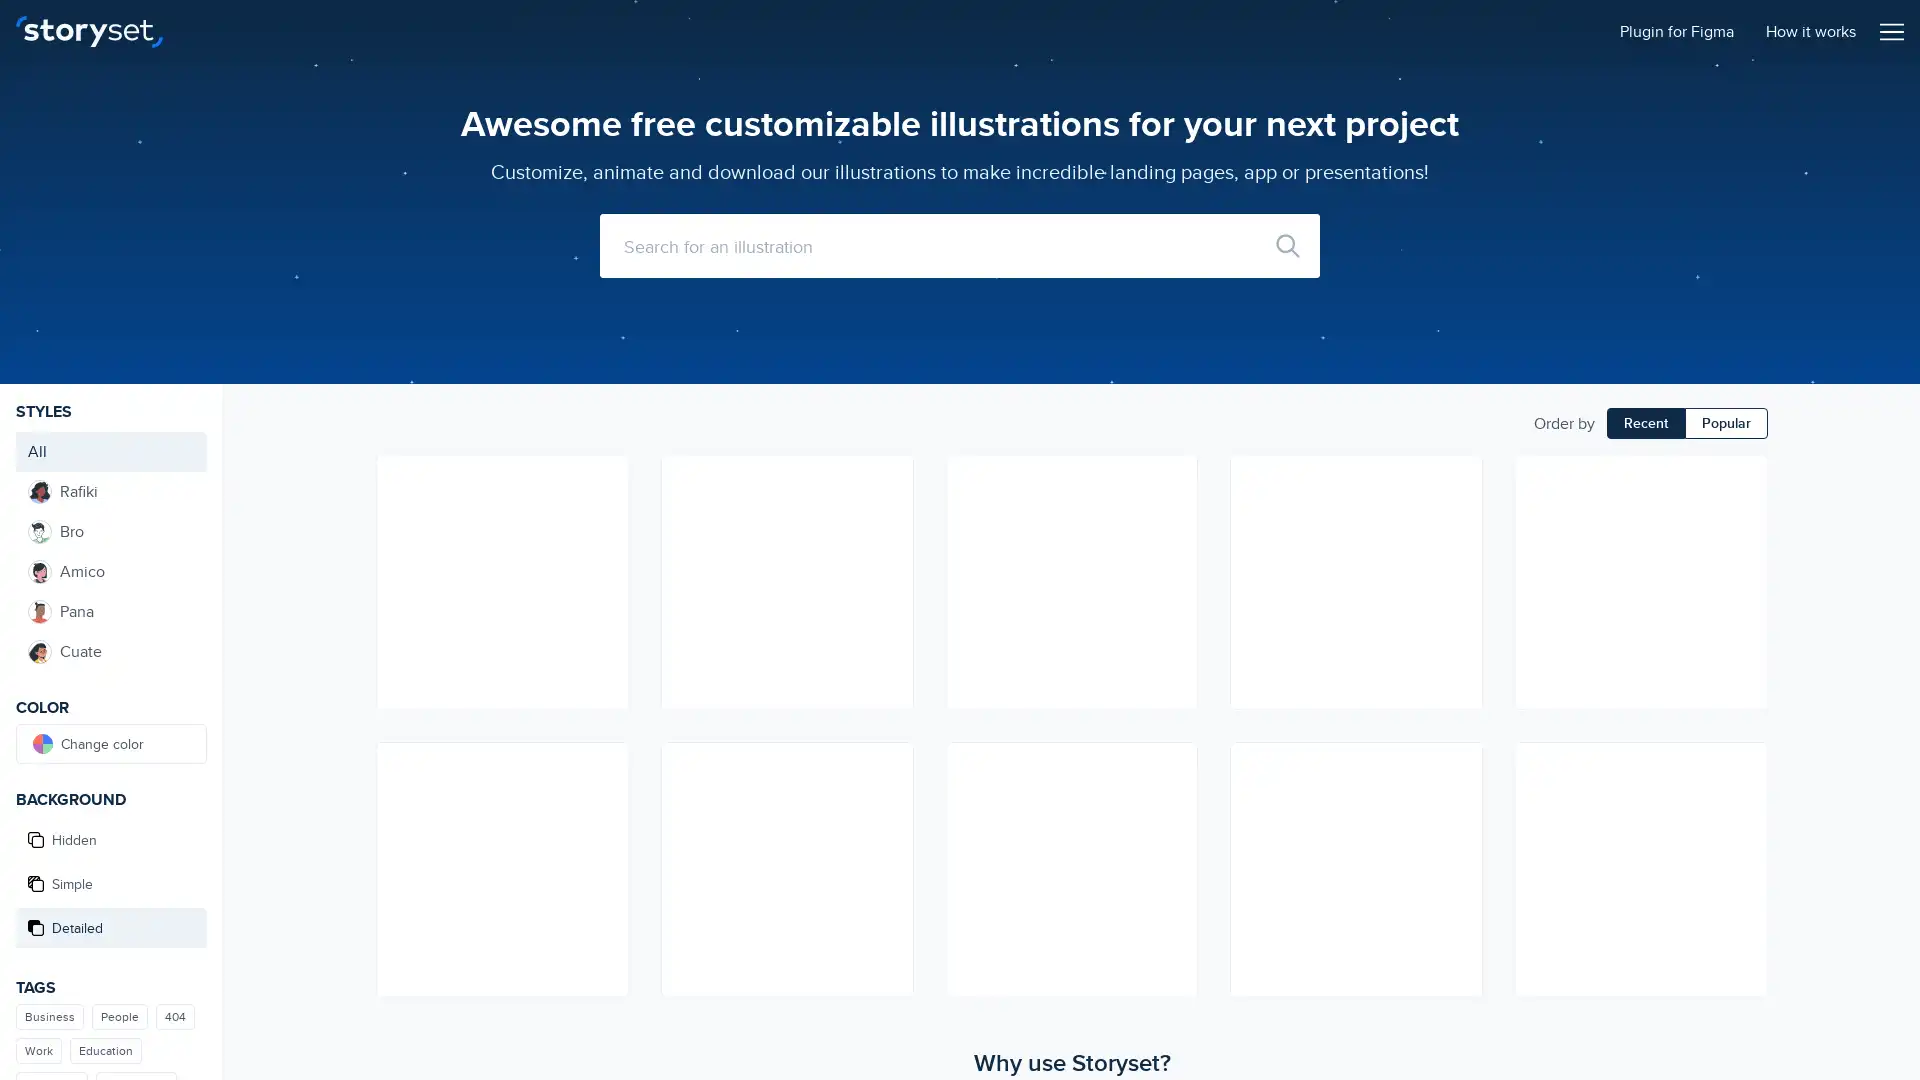 This screenshot has height=1080, width=1920. What do you see at coordinates (602, 551) in the screenshot?
I see `Pinterest icon Save` at bounding box center [602, 551].